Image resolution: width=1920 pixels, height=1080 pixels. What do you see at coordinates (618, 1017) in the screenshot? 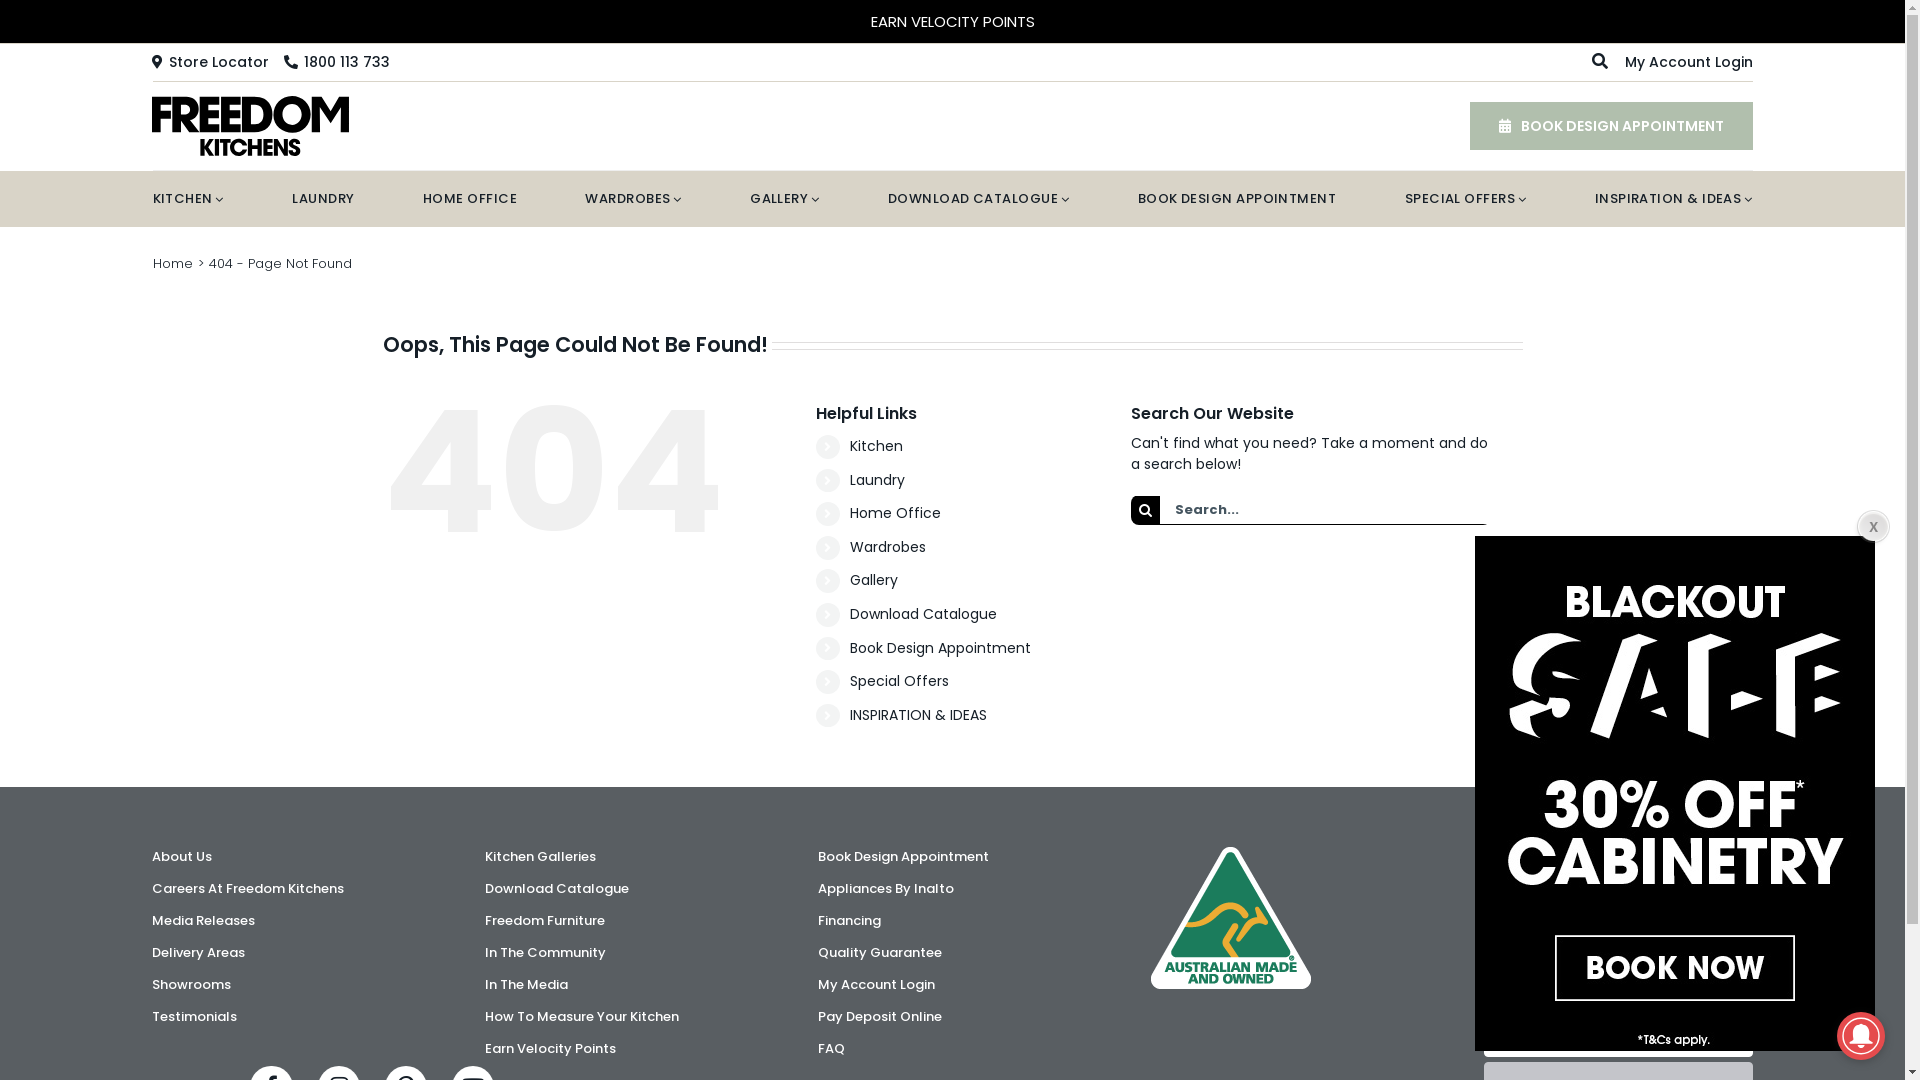
I see `'How To Measure Your Kitchen'` at bounding box center [618, 1017].